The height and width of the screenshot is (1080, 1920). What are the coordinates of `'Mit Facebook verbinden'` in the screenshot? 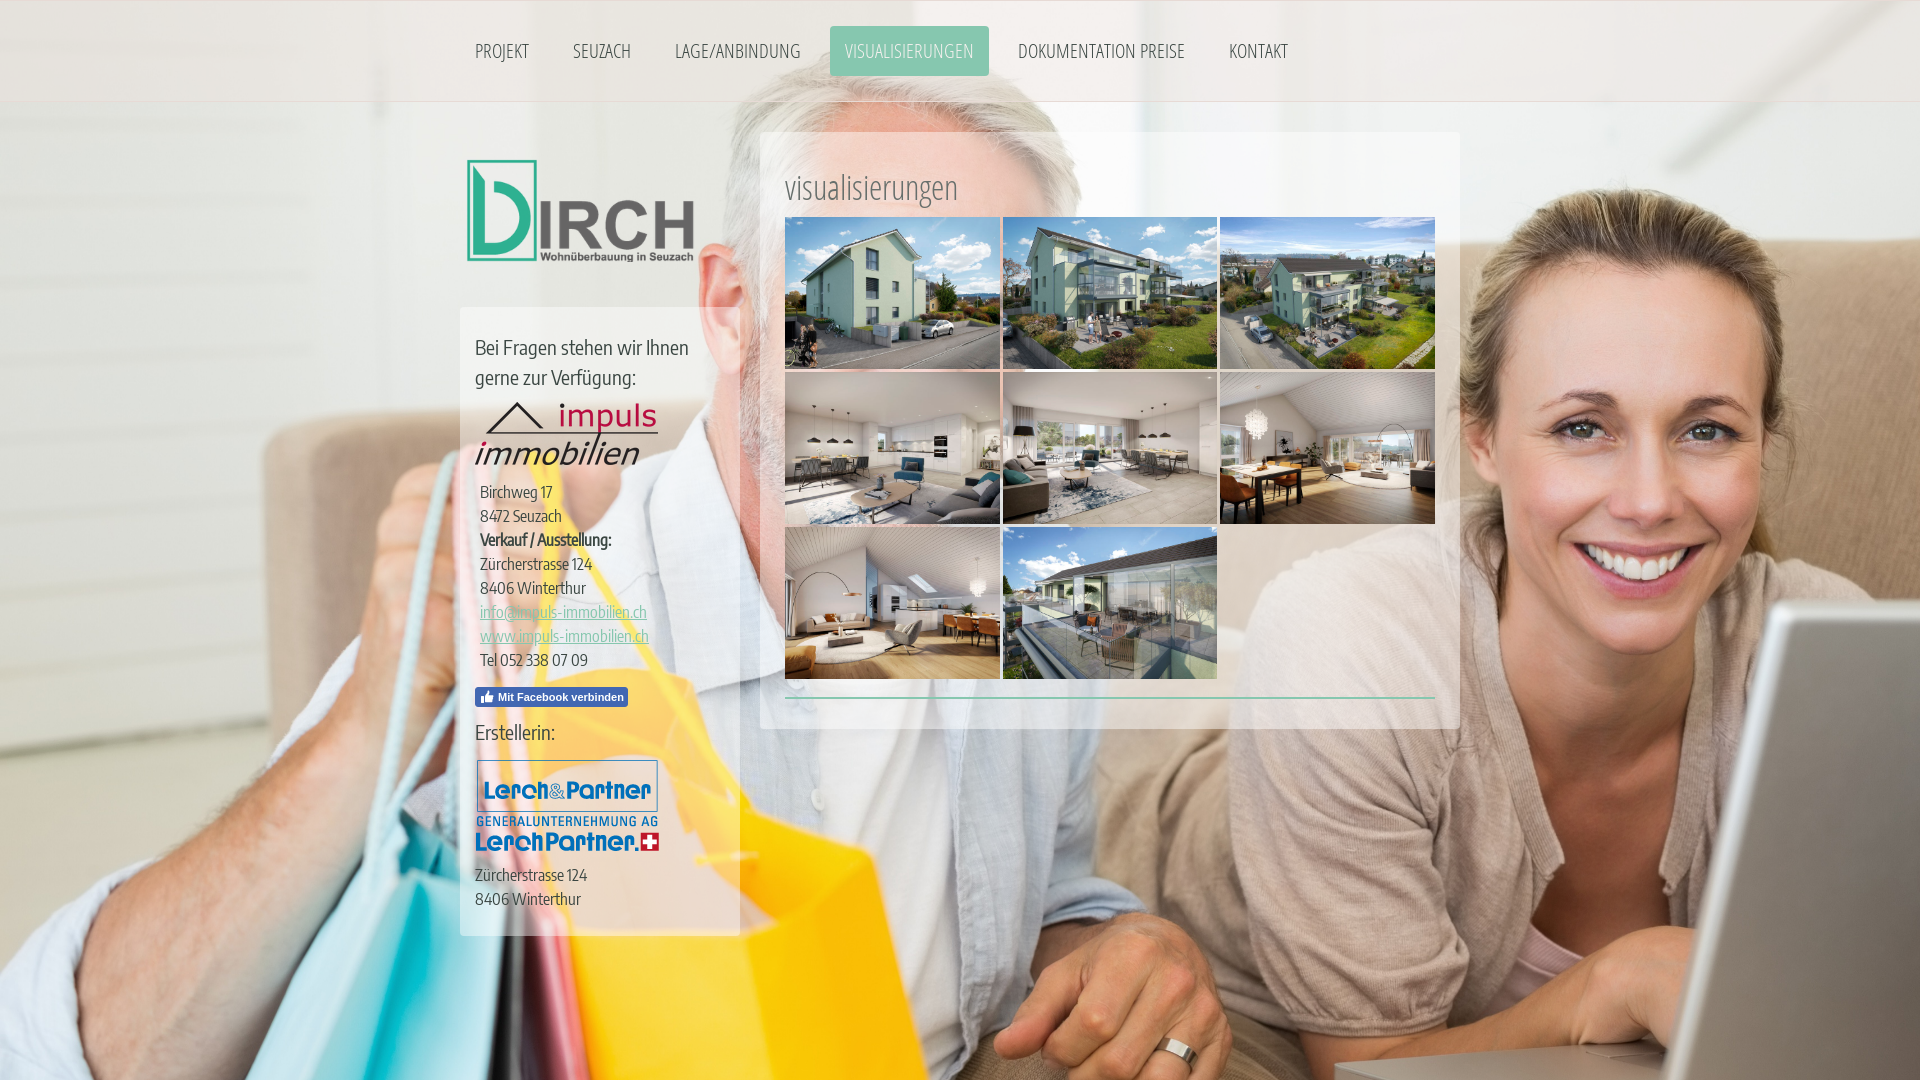 It's located at (551, 696).